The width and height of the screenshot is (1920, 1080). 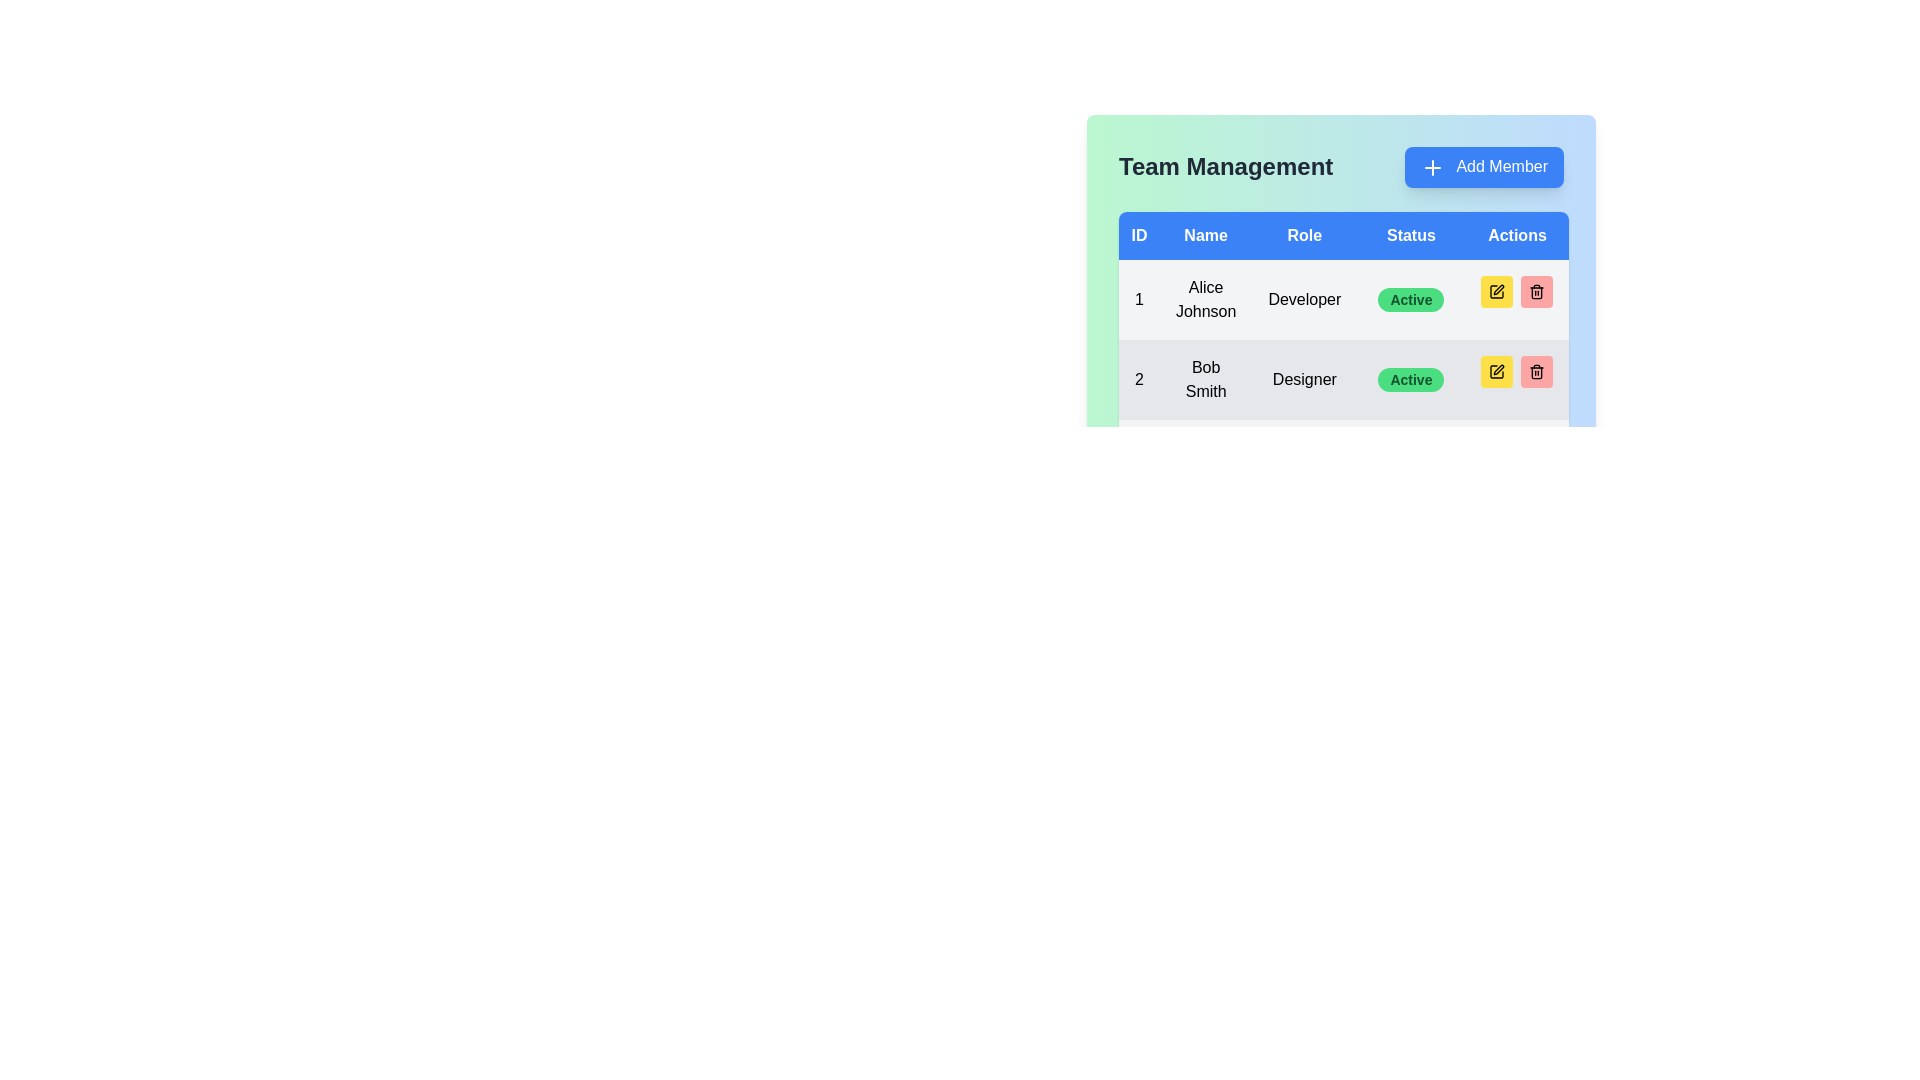 What do you see at coordinates (1498, 369) in the screenshot?
I see `the editing action icon located in the 'Actions' column of the second row of the 'Team Management' table, which is to the right of the 'Status' column and under a yellow background button` at bounding box center [1498, 369].